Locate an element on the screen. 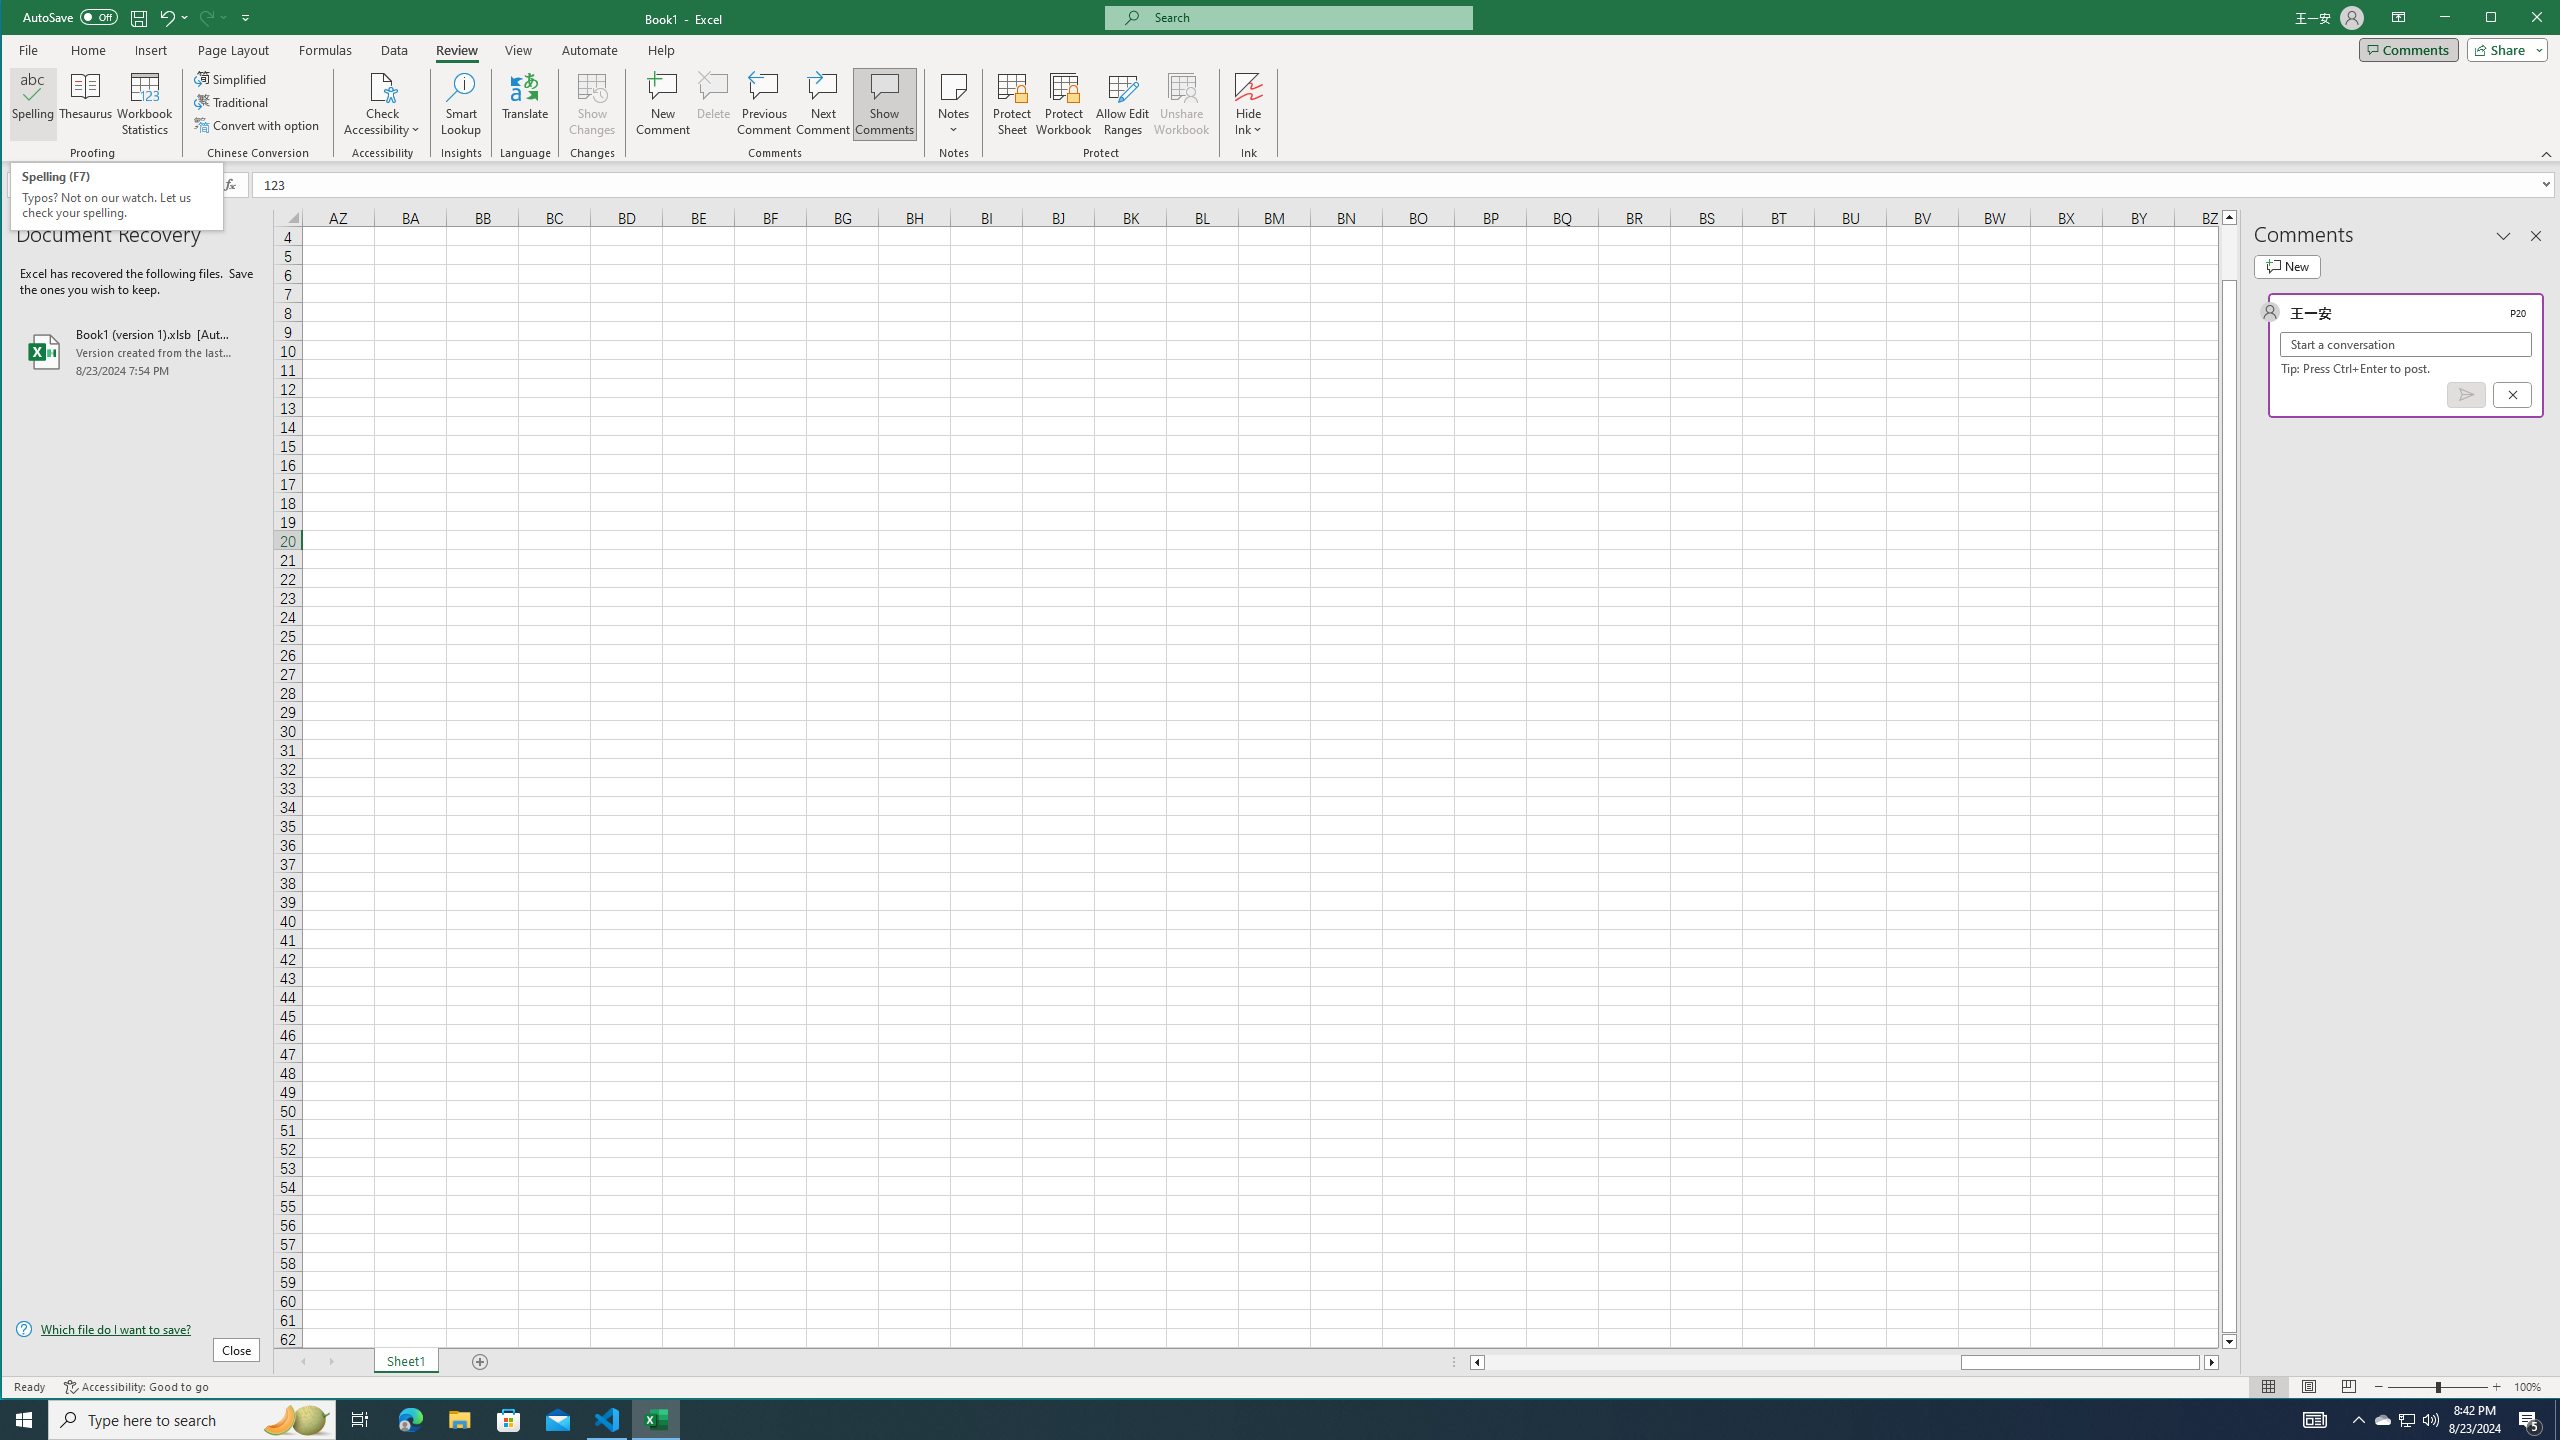  'Convert with option' is located at coordinates (257, 125).